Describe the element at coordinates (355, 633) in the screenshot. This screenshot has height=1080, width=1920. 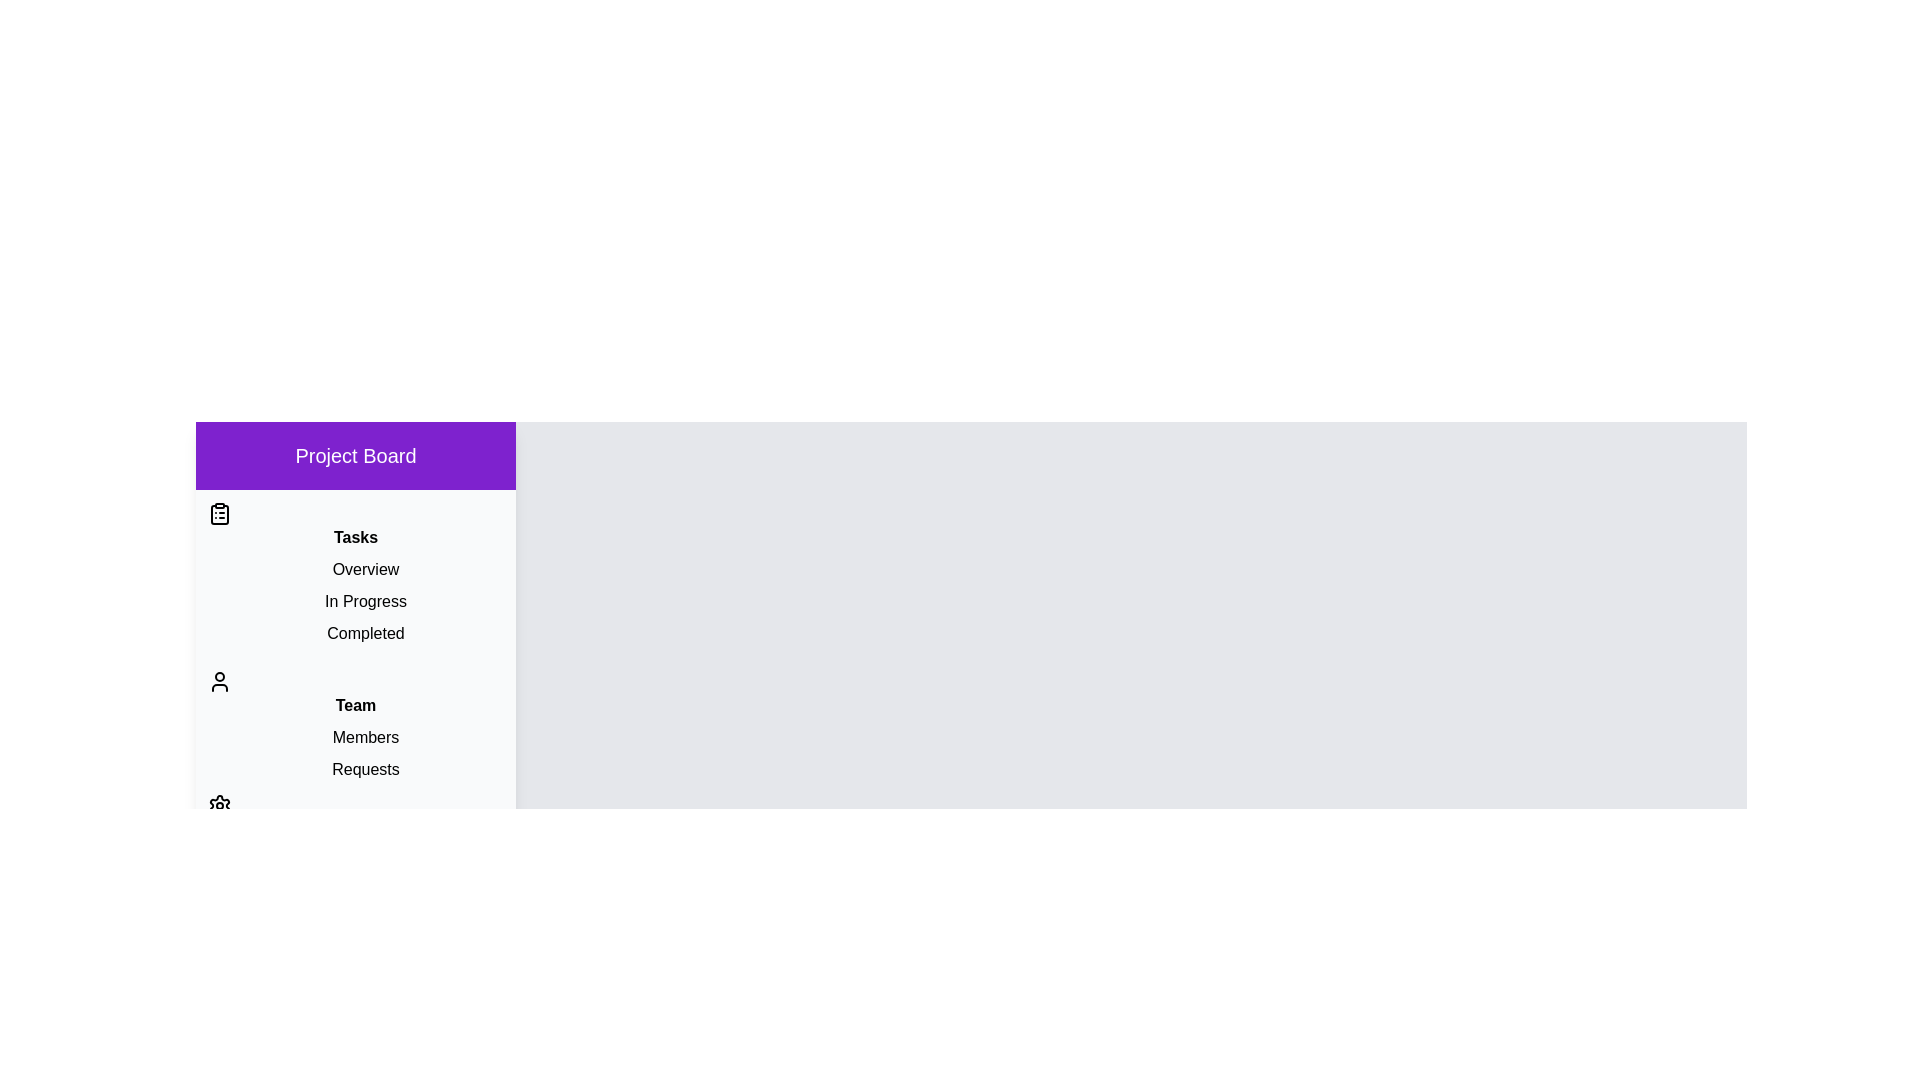
I see `the item Completed in the section Tasks` at that location.